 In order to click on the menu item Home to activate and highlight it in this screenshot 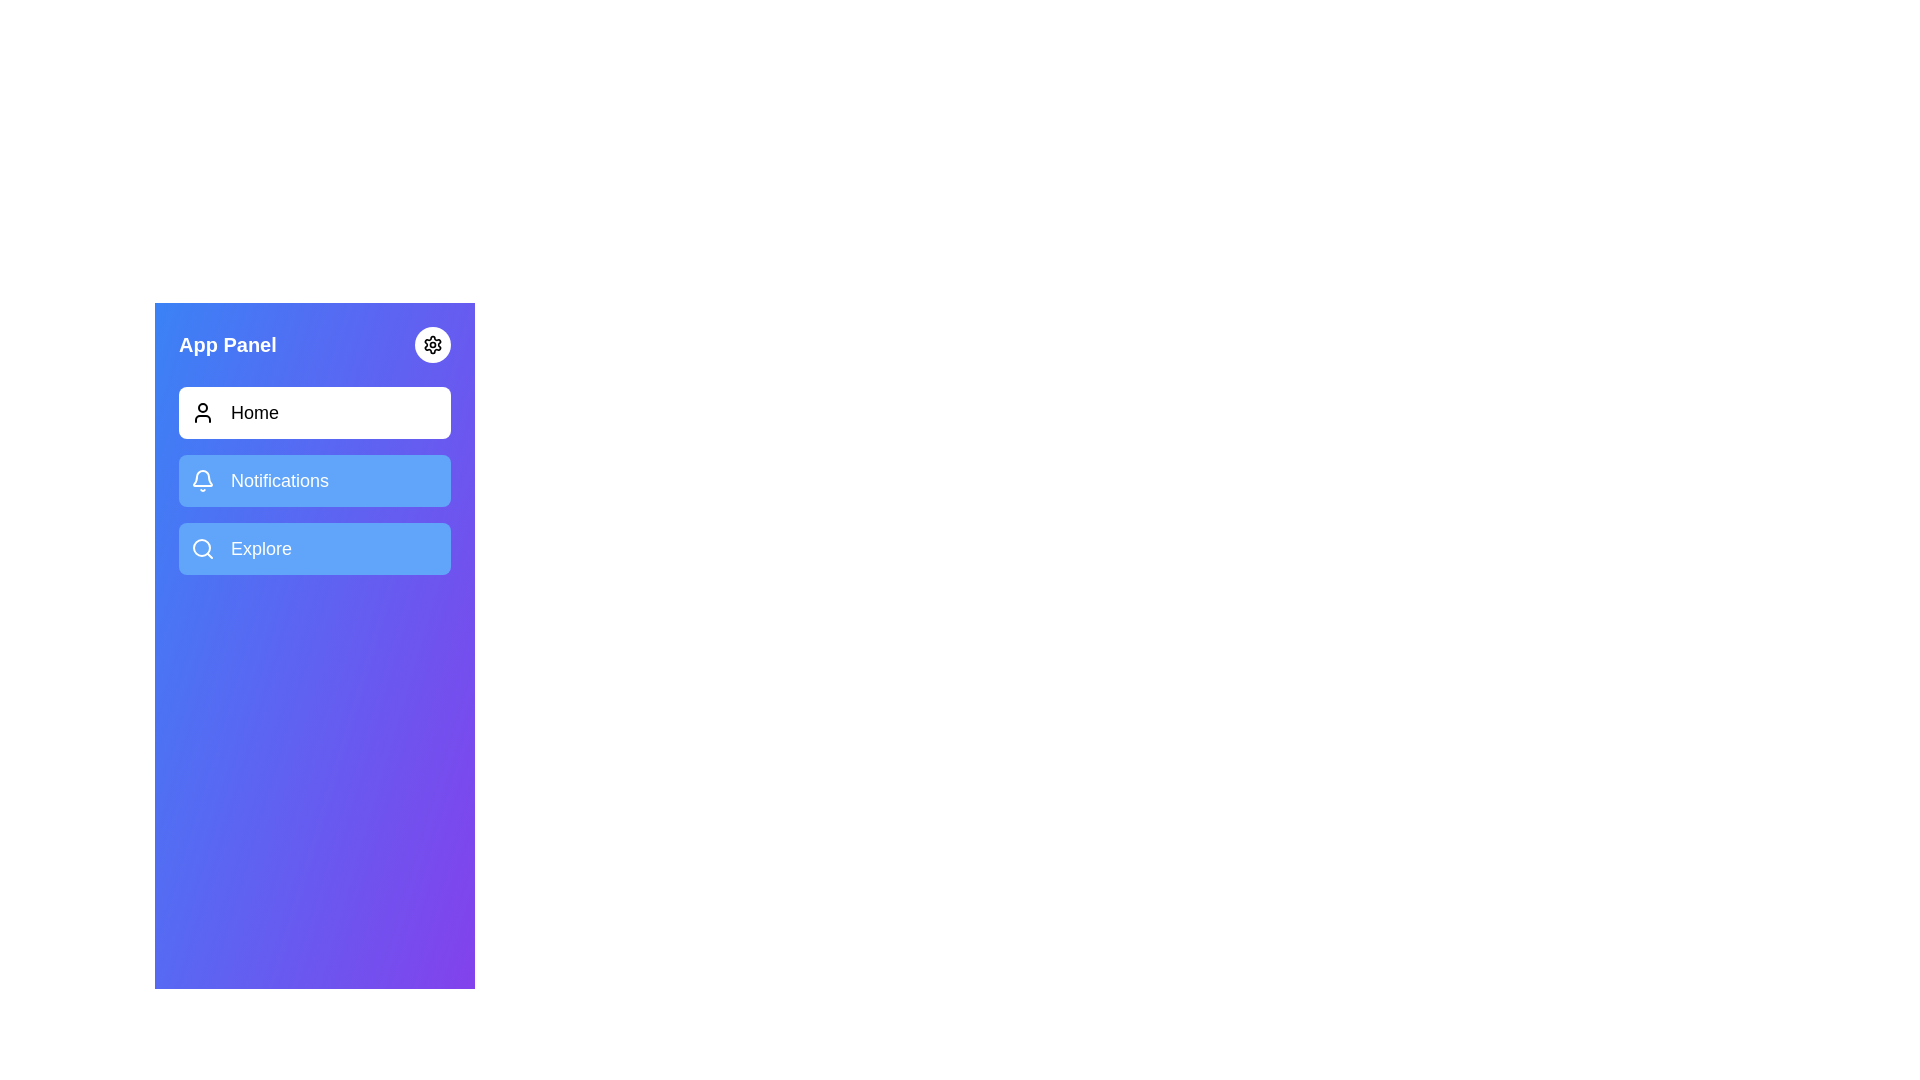, I will do `click(314, 411)`.